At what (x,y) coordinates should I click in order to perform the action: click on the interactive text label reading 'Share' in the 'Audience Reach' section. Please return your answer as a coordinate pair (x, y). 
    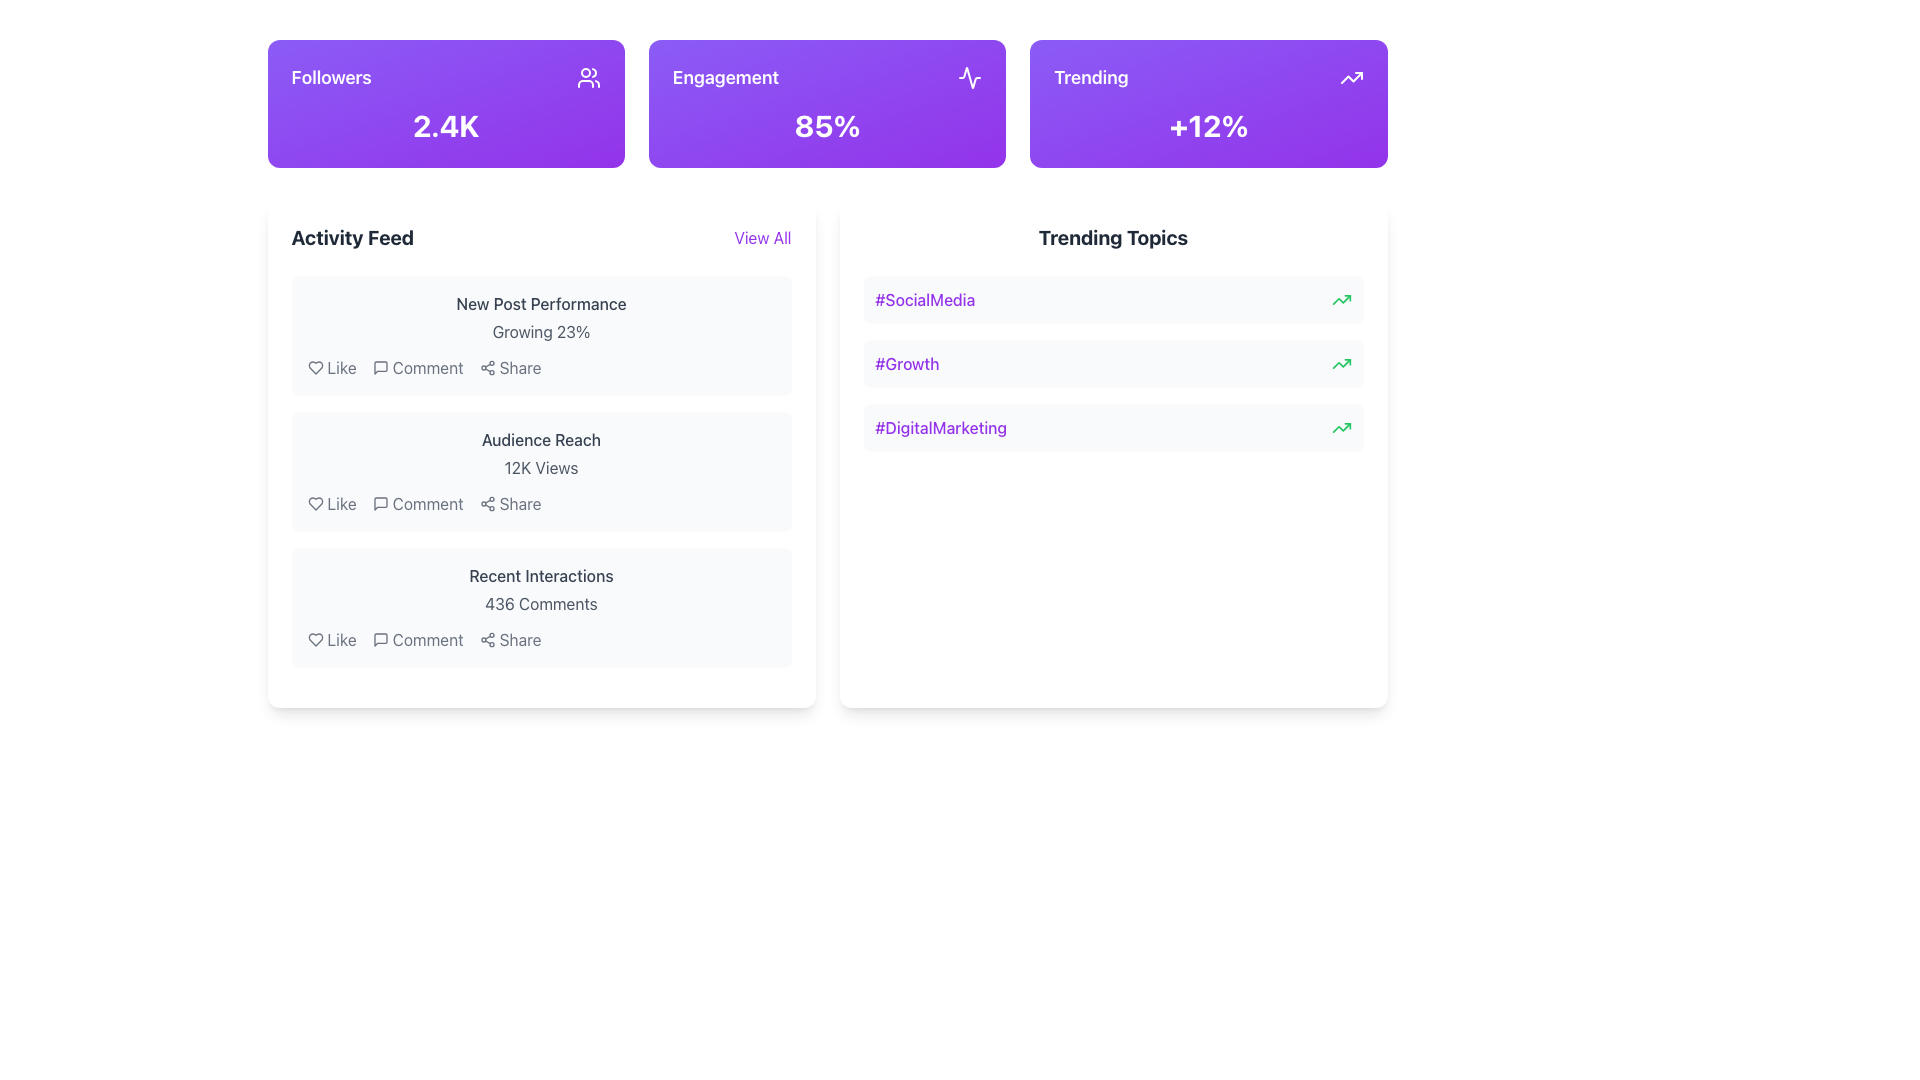
    Looking at the image, I should click on (520, 503).